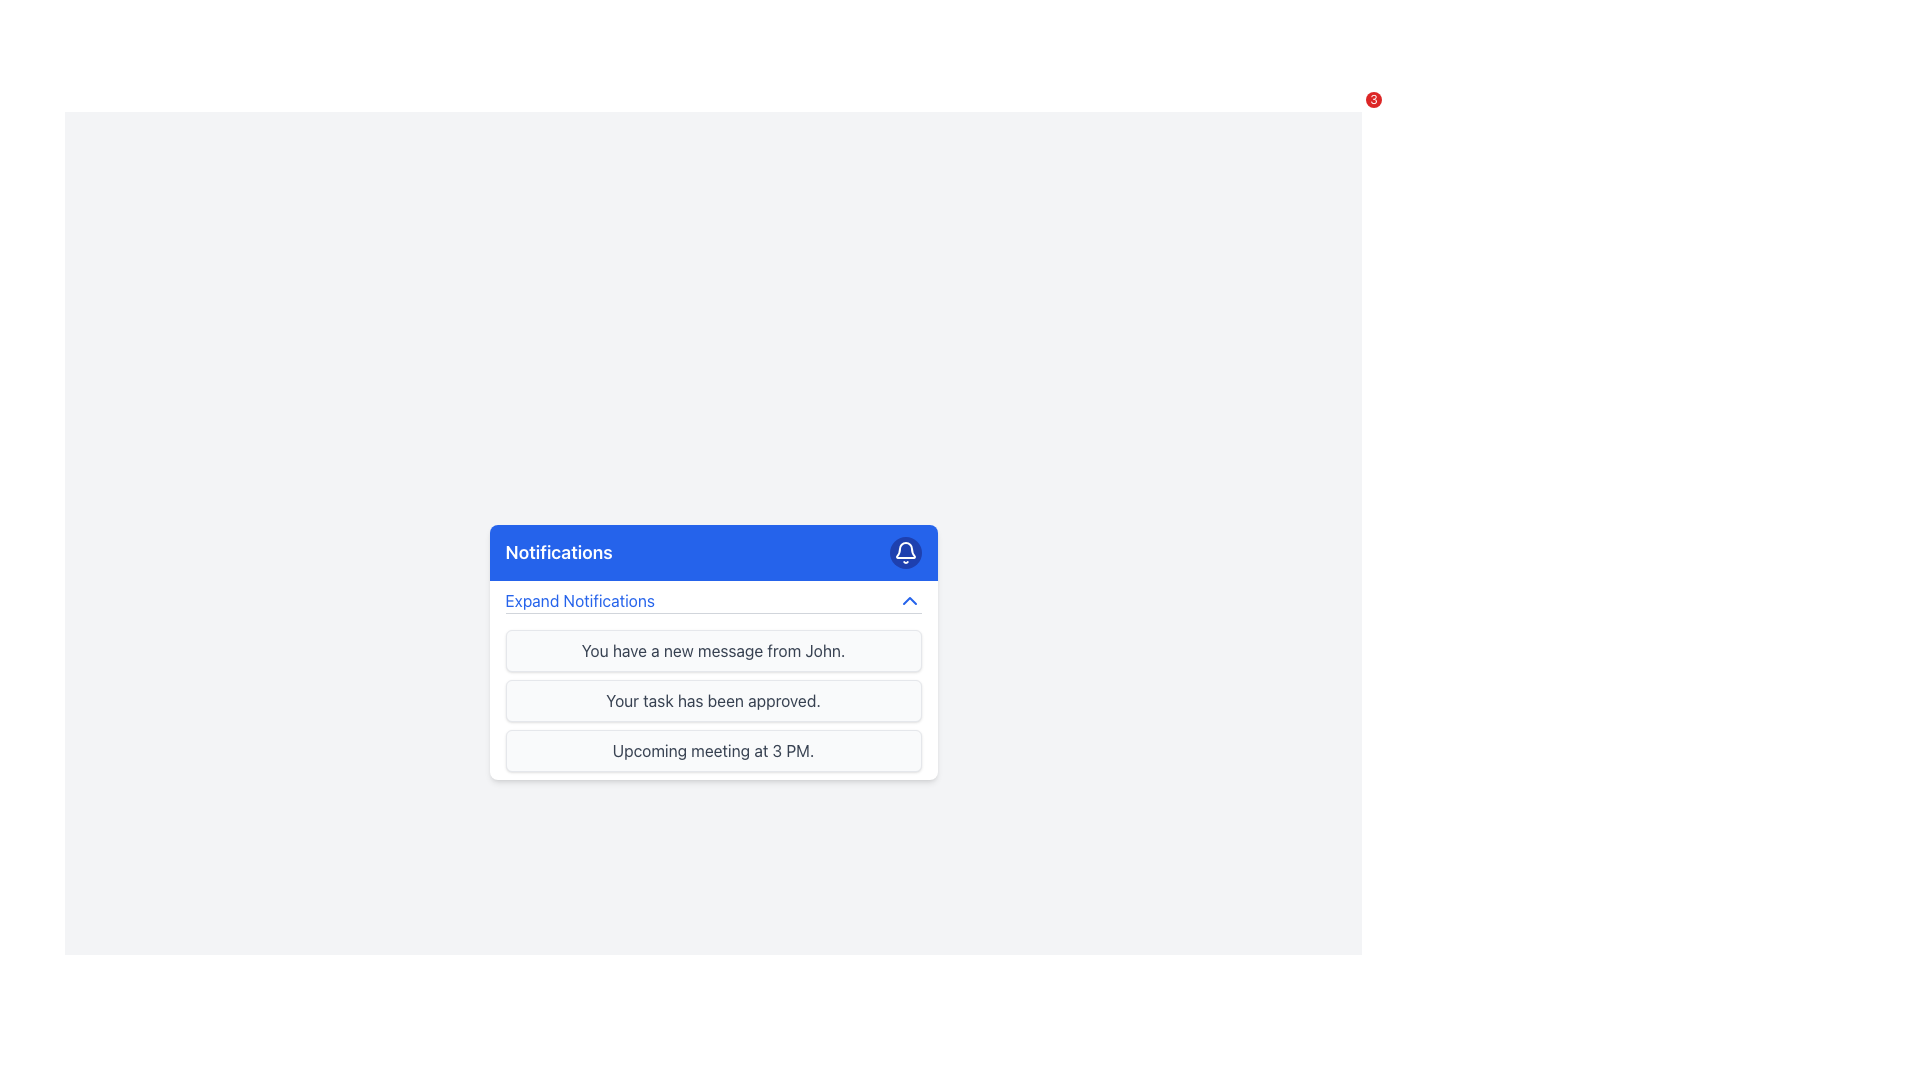 The image size is (1920, 1080). What do you see at coordinates (713, 600) in the screenshot?
I see `the 'Expand Notifications' button located beneath the 'Notifications' header and above the message blocks for keyboard interaction` at bounding box center [713, 600].